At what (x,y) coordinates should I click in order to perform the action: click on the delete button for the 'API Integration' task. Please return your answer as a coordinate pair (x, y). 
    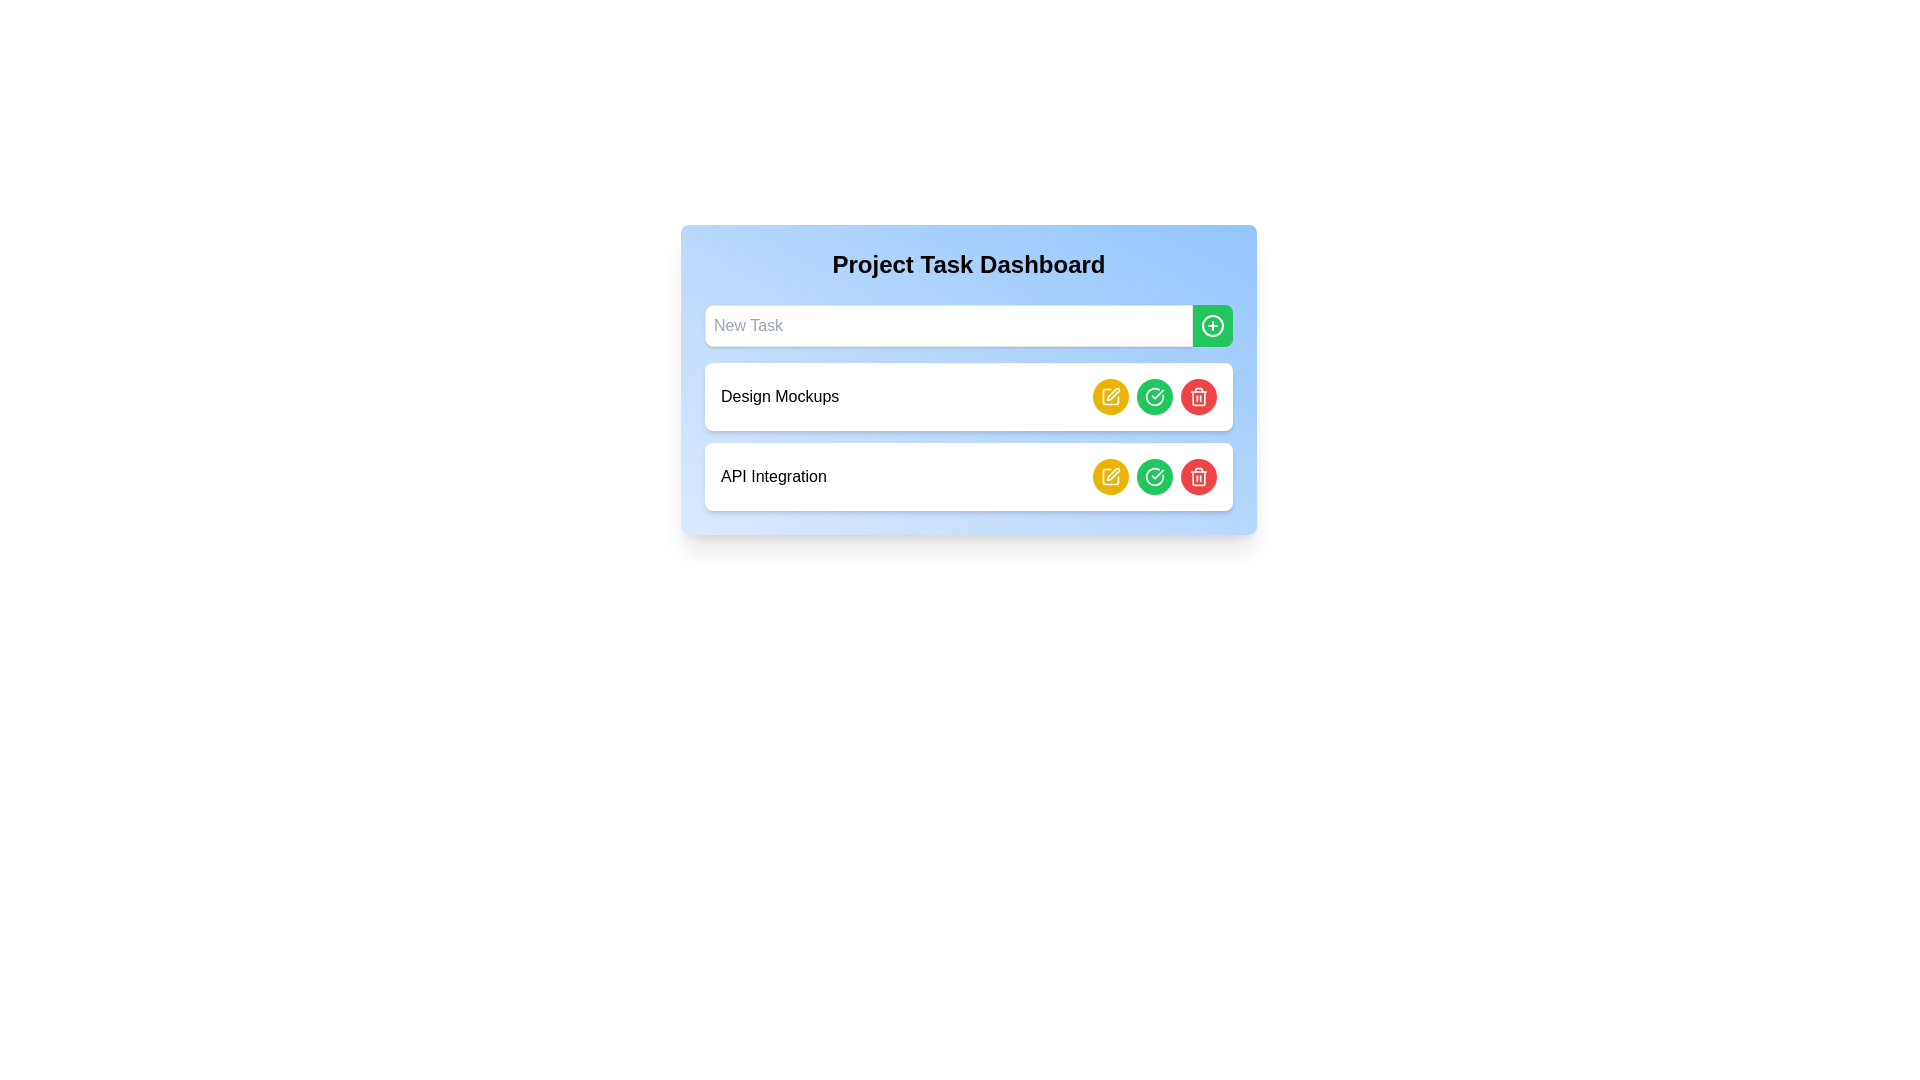
    Looking at the image, I should click on (1199, 397).